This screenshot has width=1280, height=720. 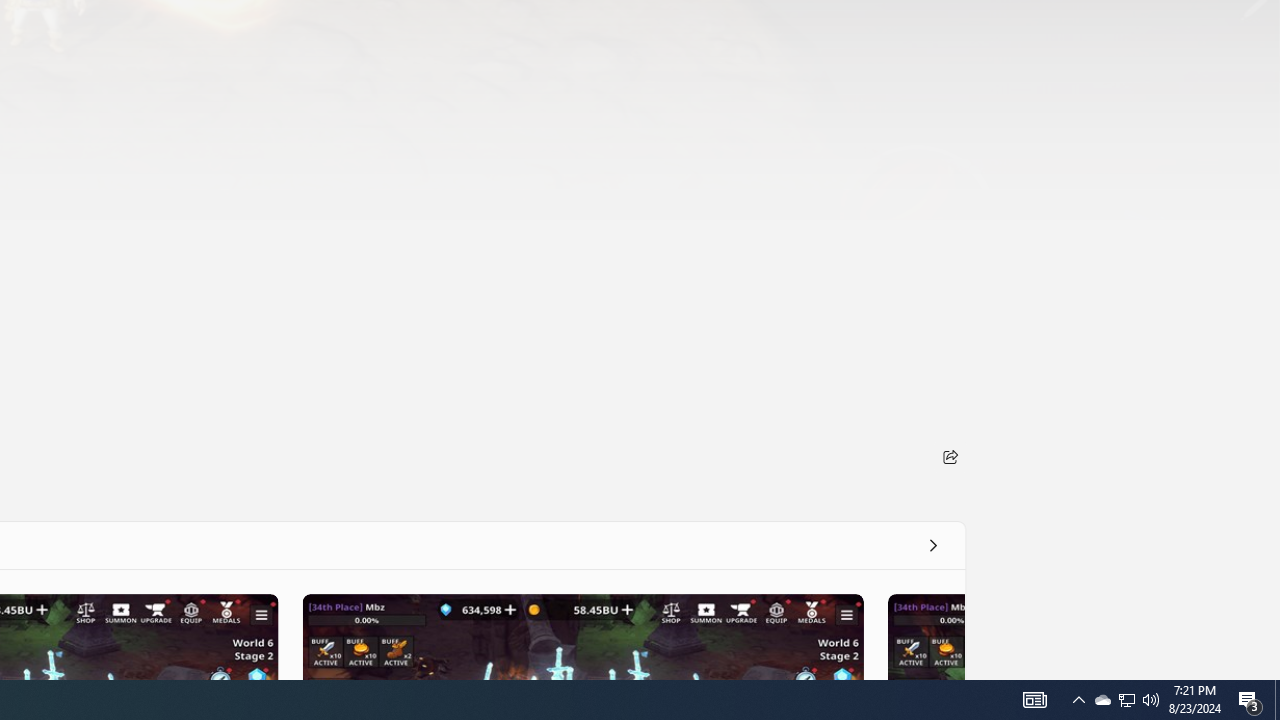 I want to click on 'Screenshot 4', so click(x=924, y=636).